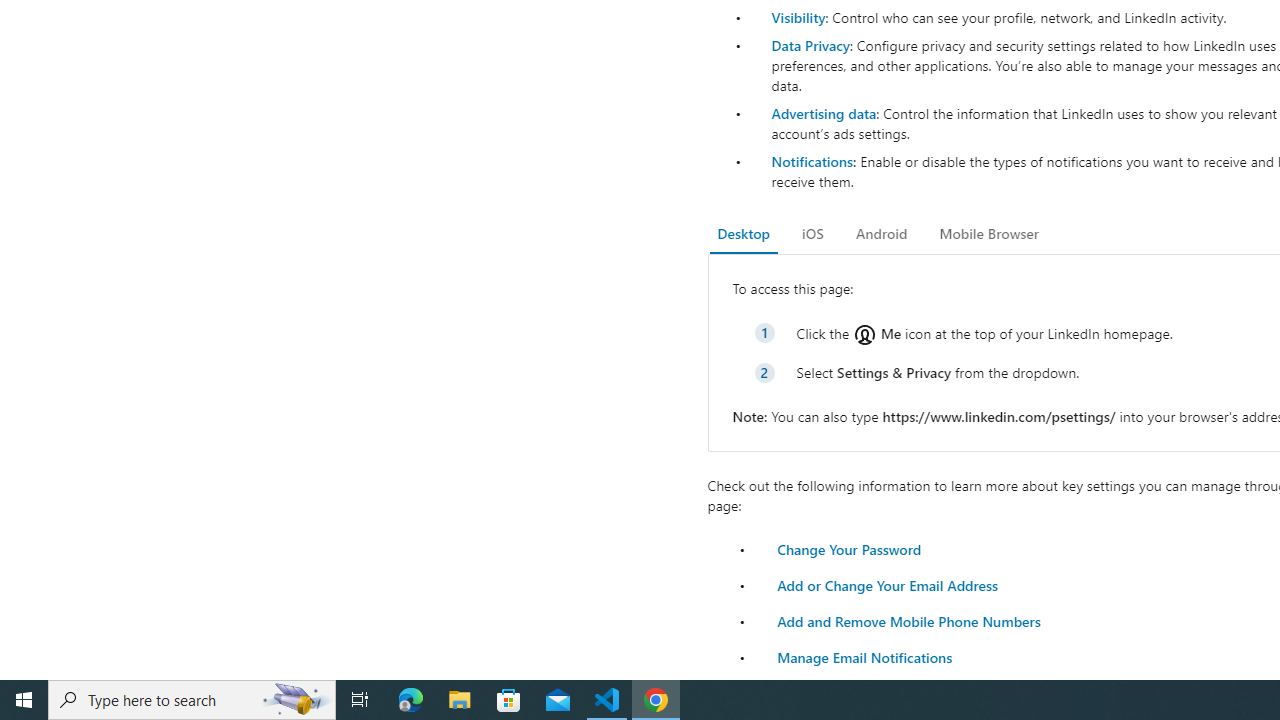  I want to click on 'Notifications', so click(811, 160).